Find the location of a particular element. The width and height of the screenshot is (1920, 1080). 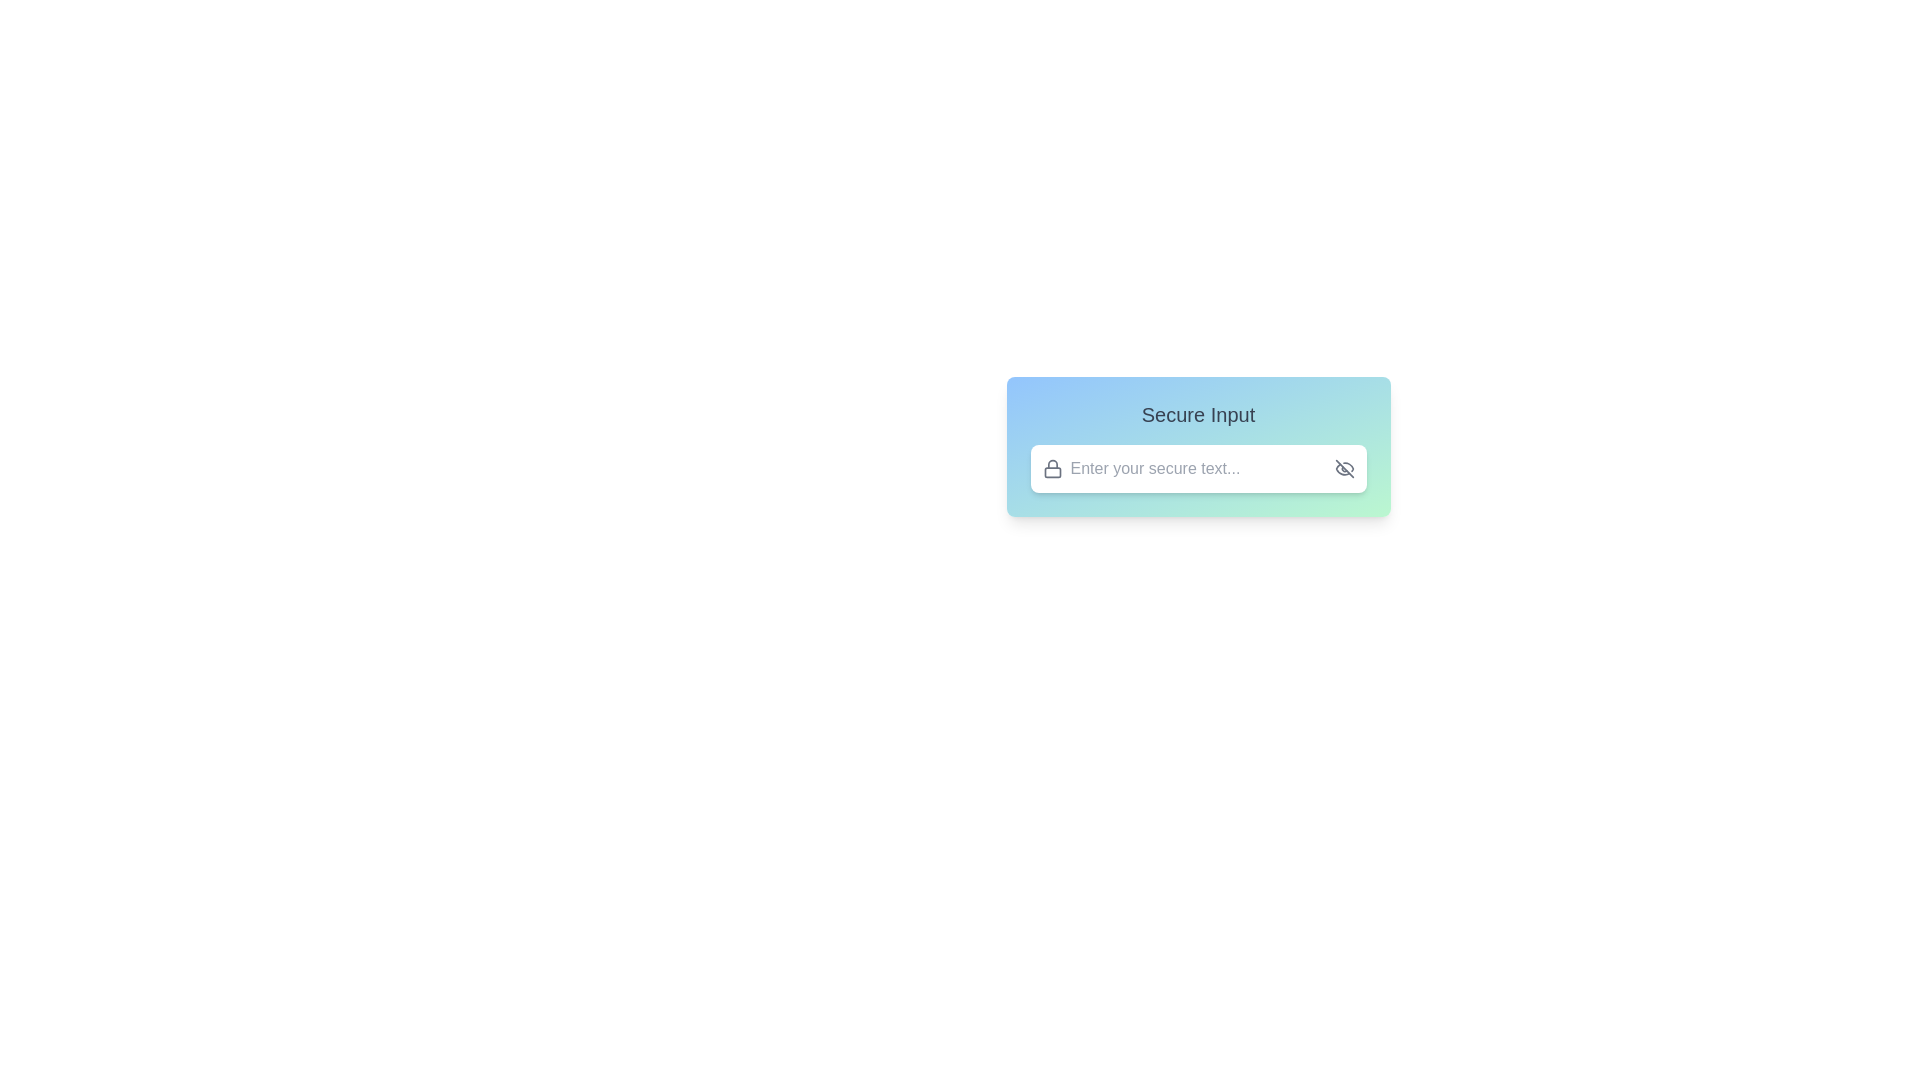

the diagonal line icon element that indicates 'hidden' or 'disabled', located to the far right within the interactive input text field area is located at coordinates (1344, 469).